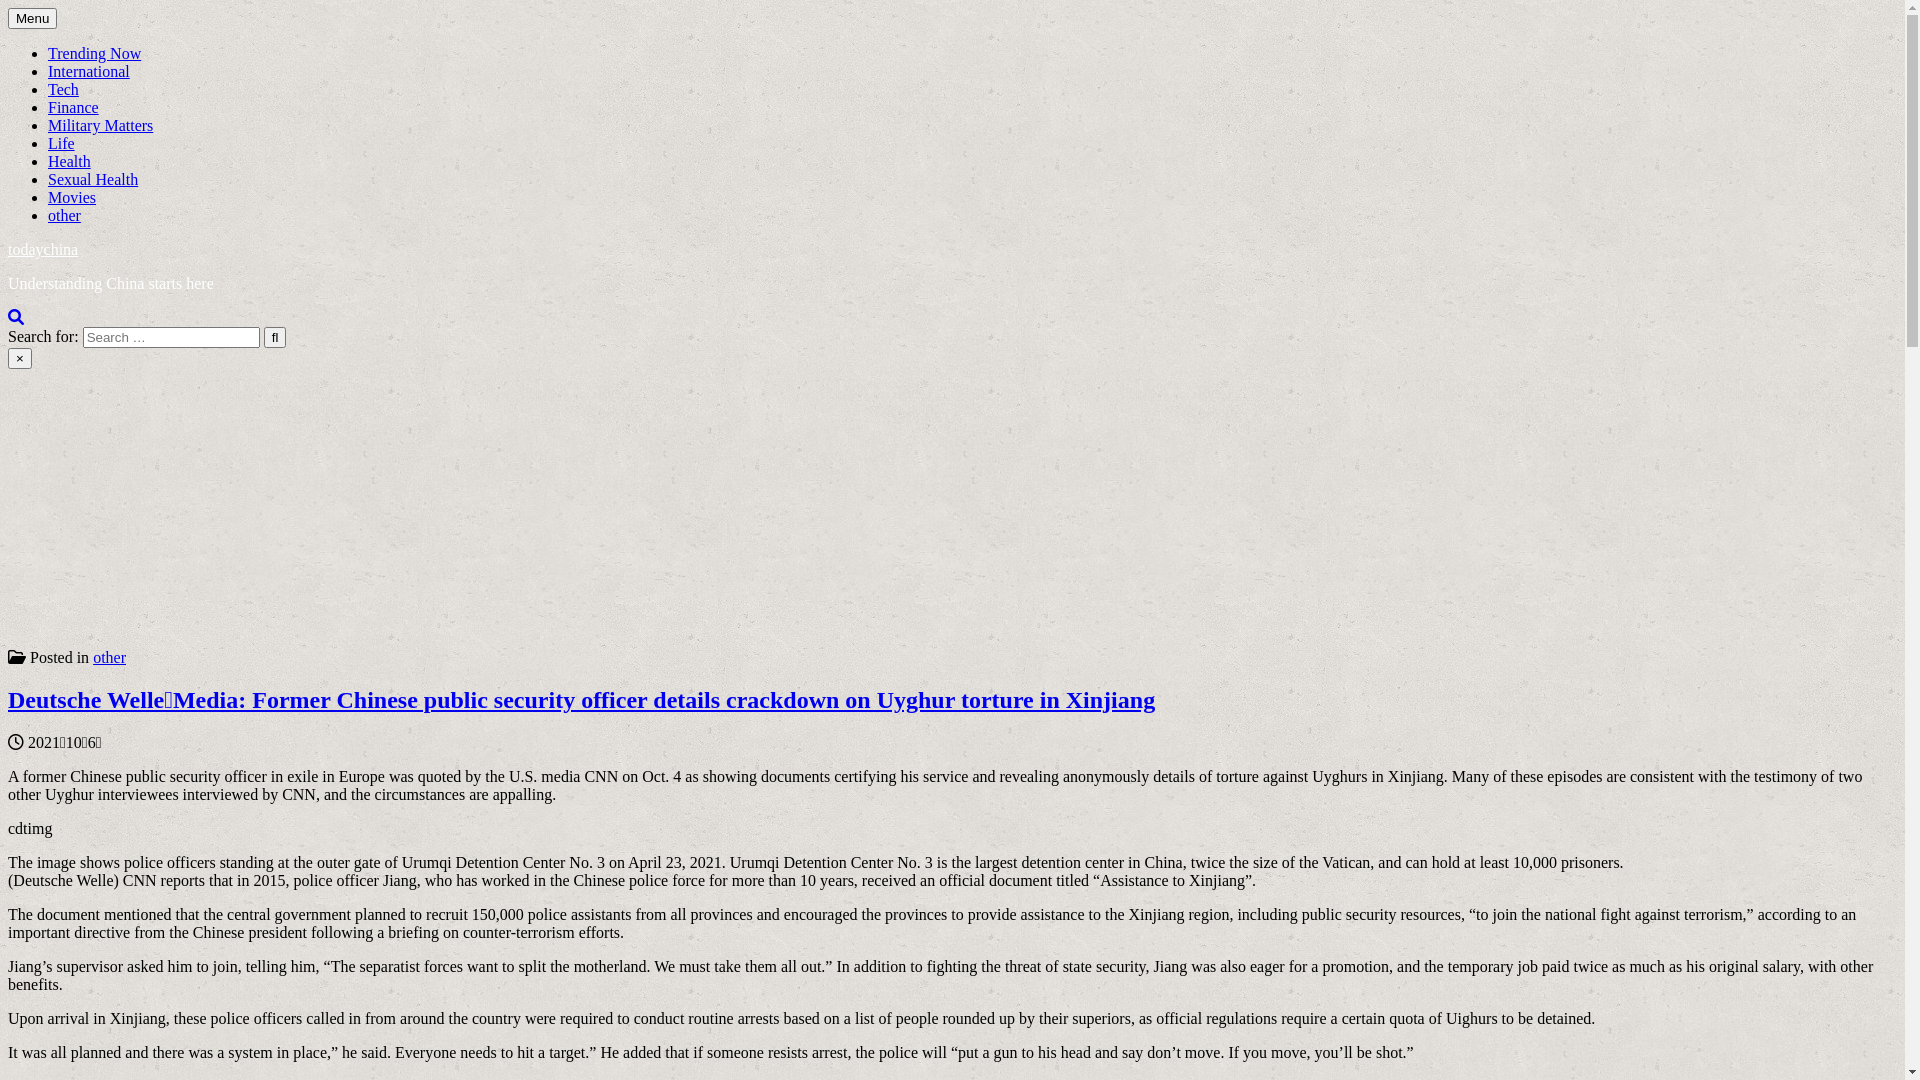  Describe the element at coordinates (73, 107) in the screenshot. I see `'Finance'` at that location.